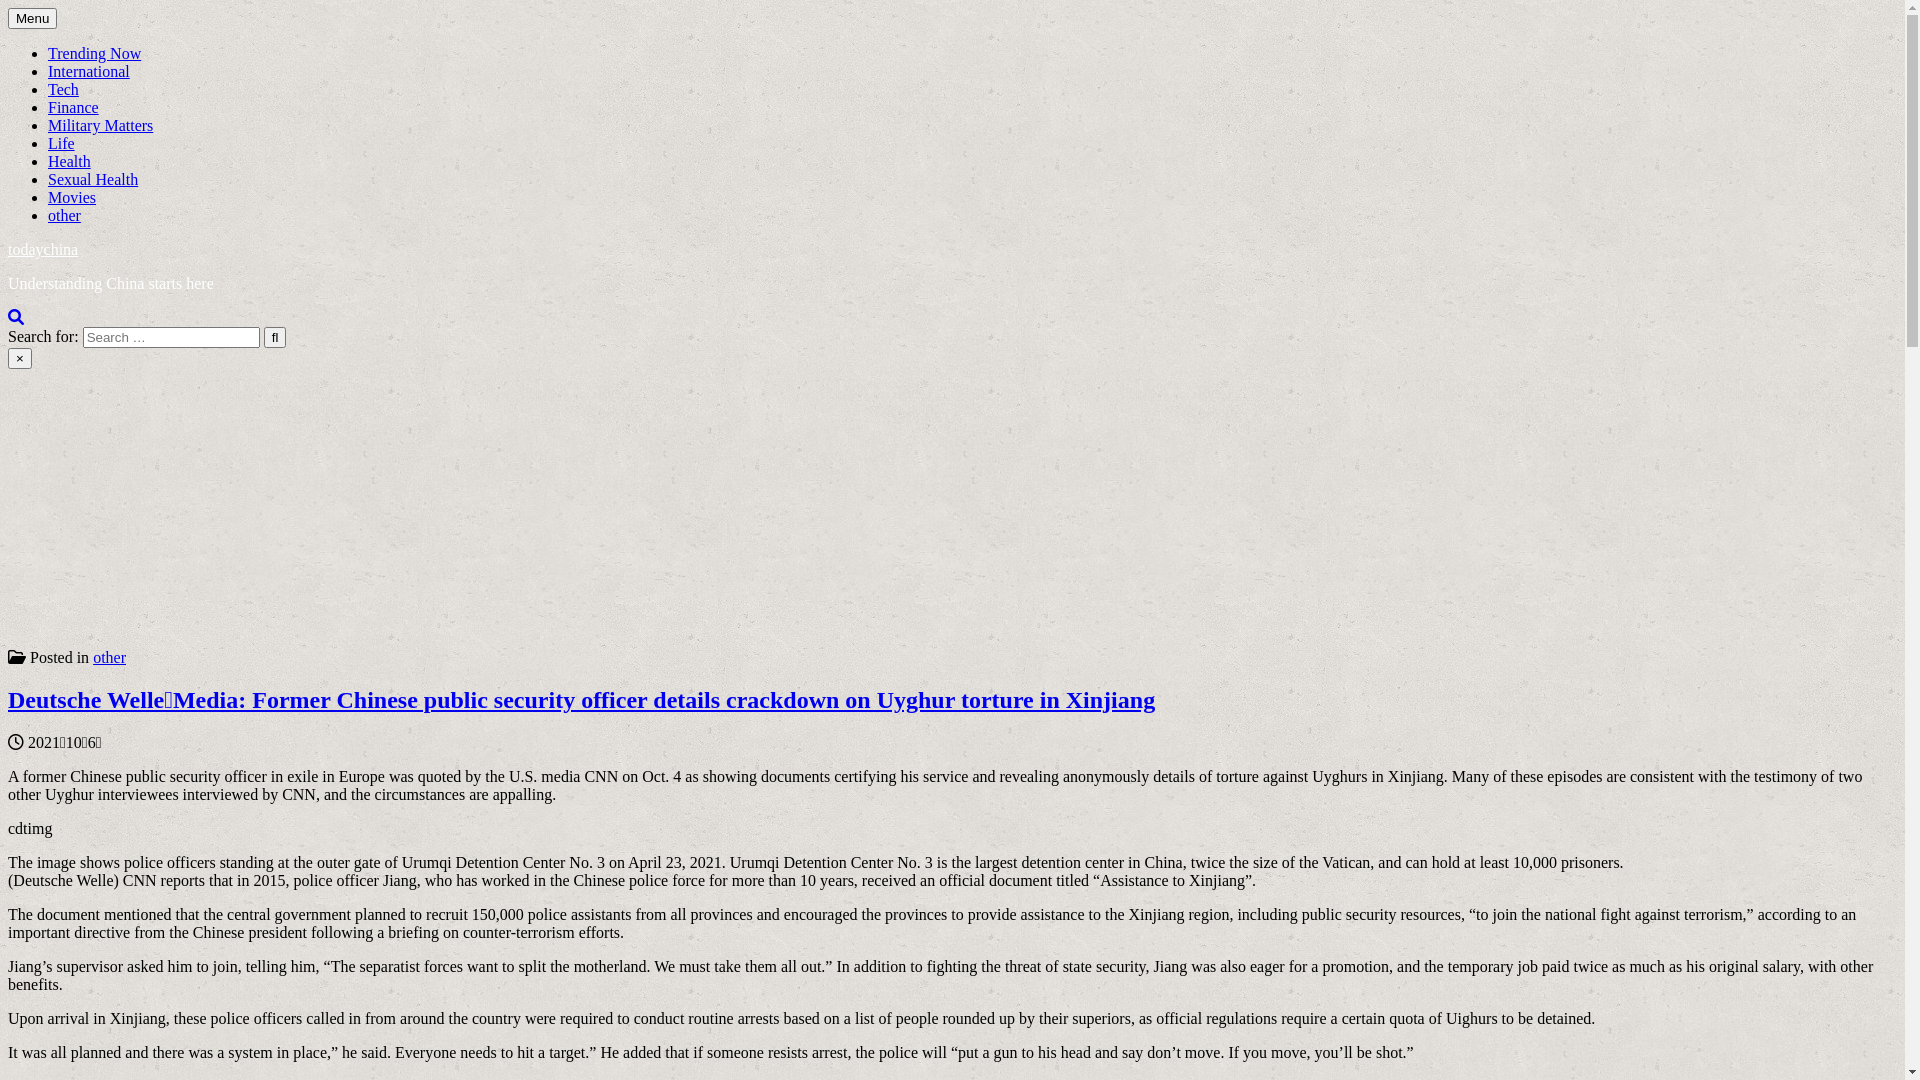  Describe the element at coordinates (73, 107) in the screenshot. I see `'Finance'` at that location.